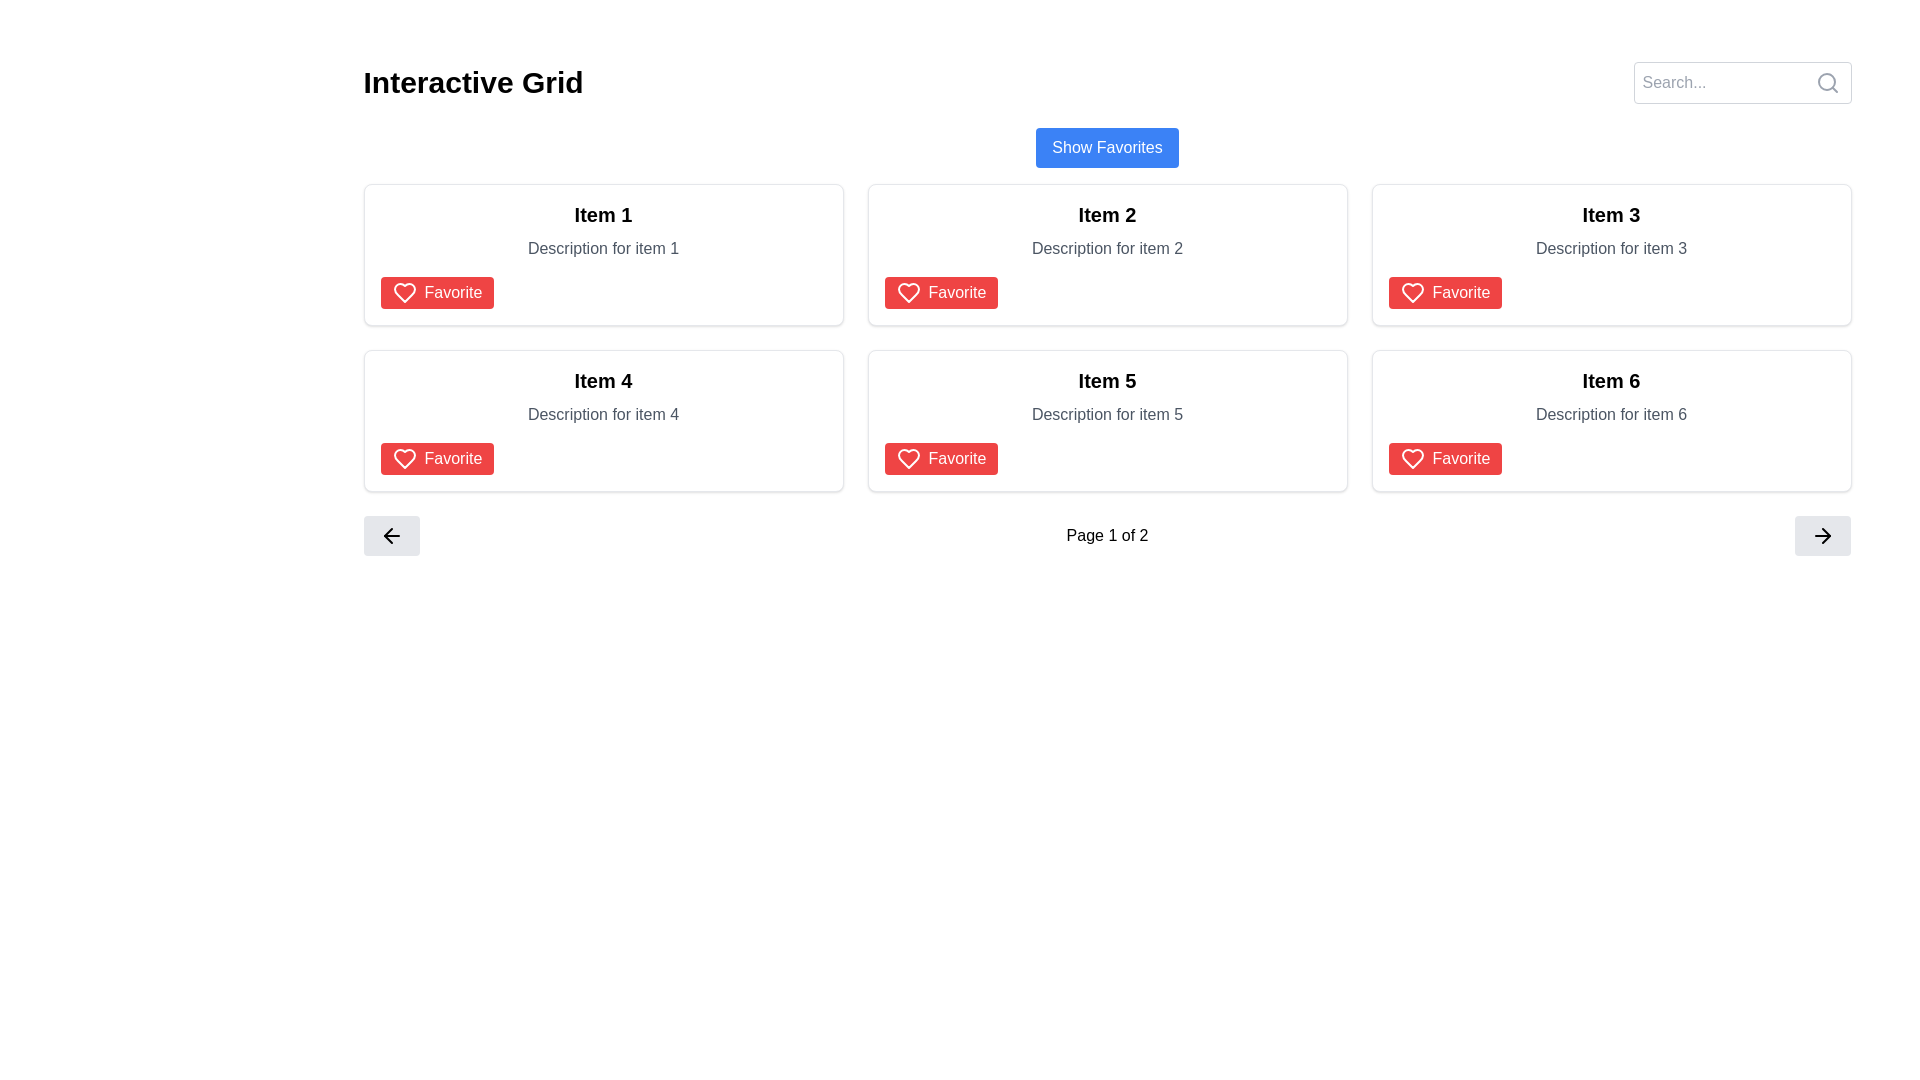  Describe the element at coordinates (940, 459) in the screenshot. I see `the favorite button located at the bottom center of the card labeled 'Item 5'` at that location.